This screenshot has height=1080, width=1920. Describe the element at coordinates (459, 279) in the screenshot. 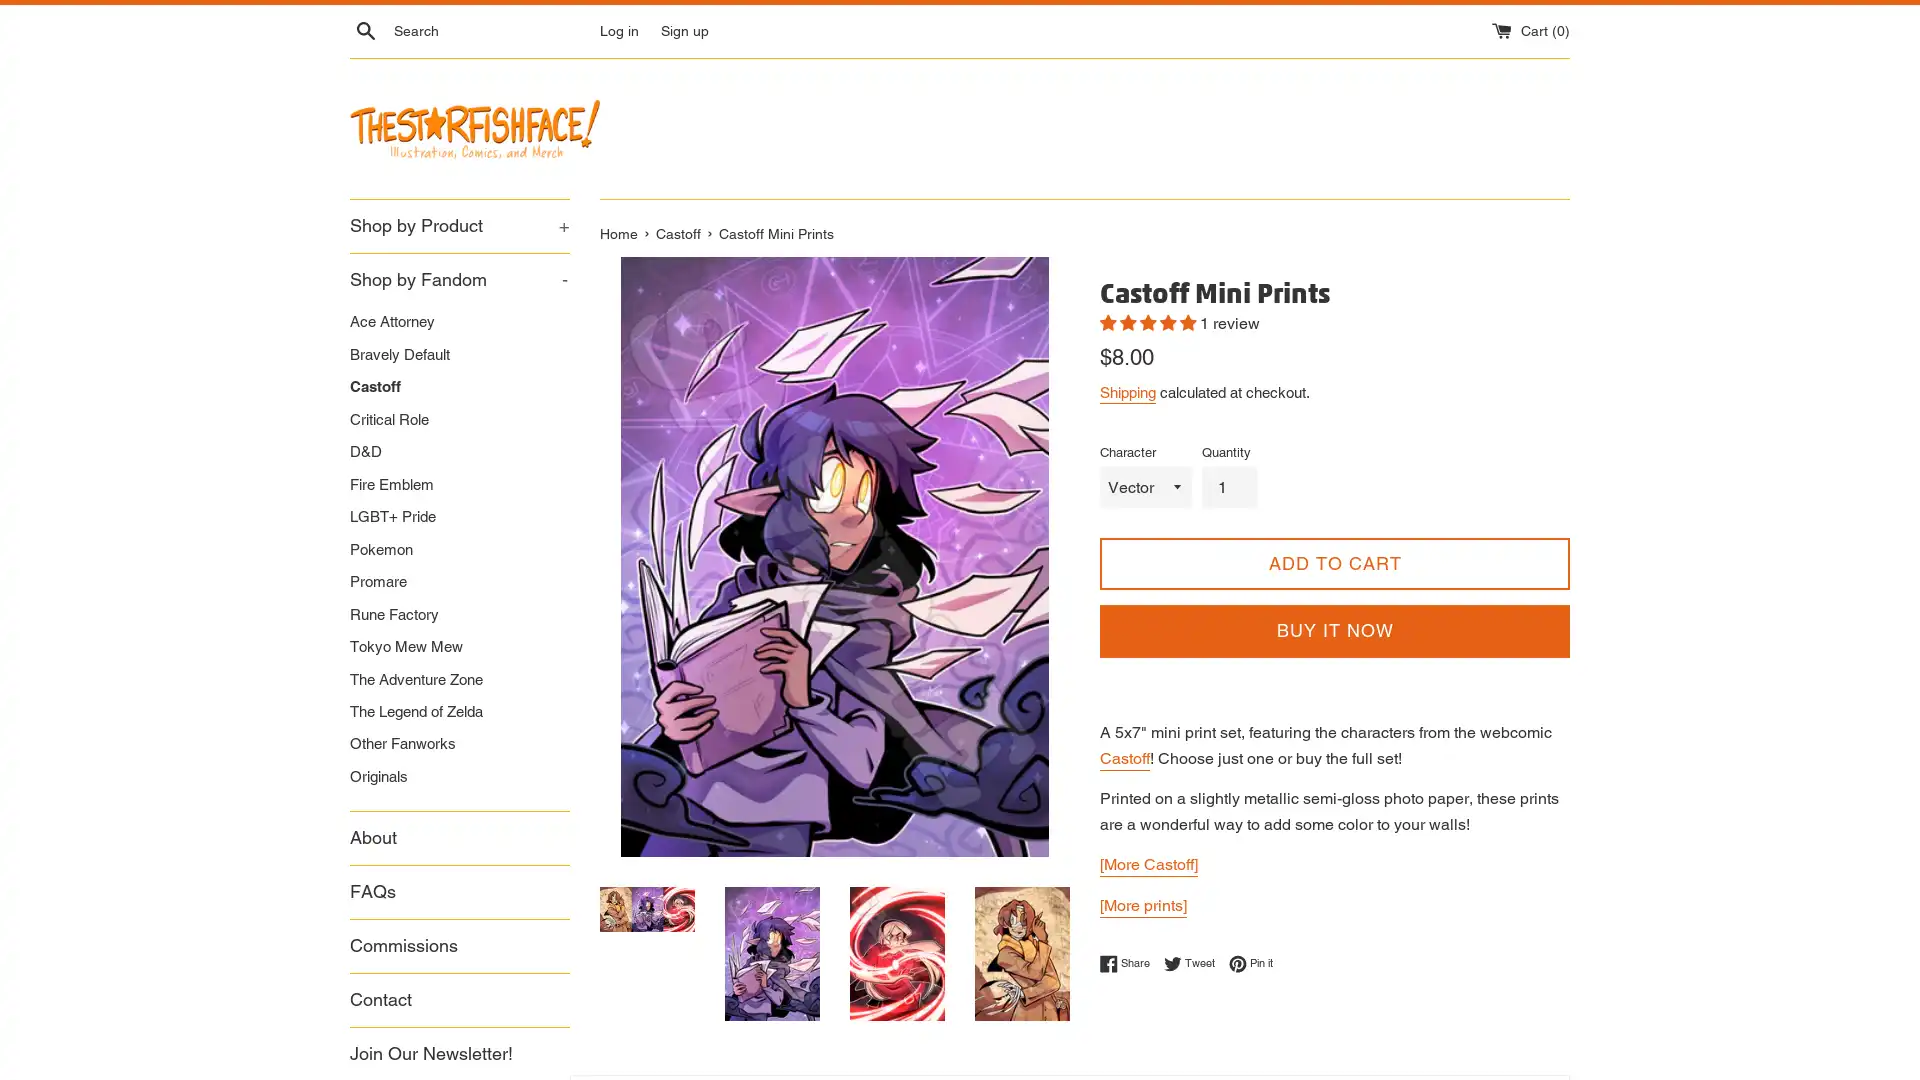

I see `Shop by Fandom` at that location.